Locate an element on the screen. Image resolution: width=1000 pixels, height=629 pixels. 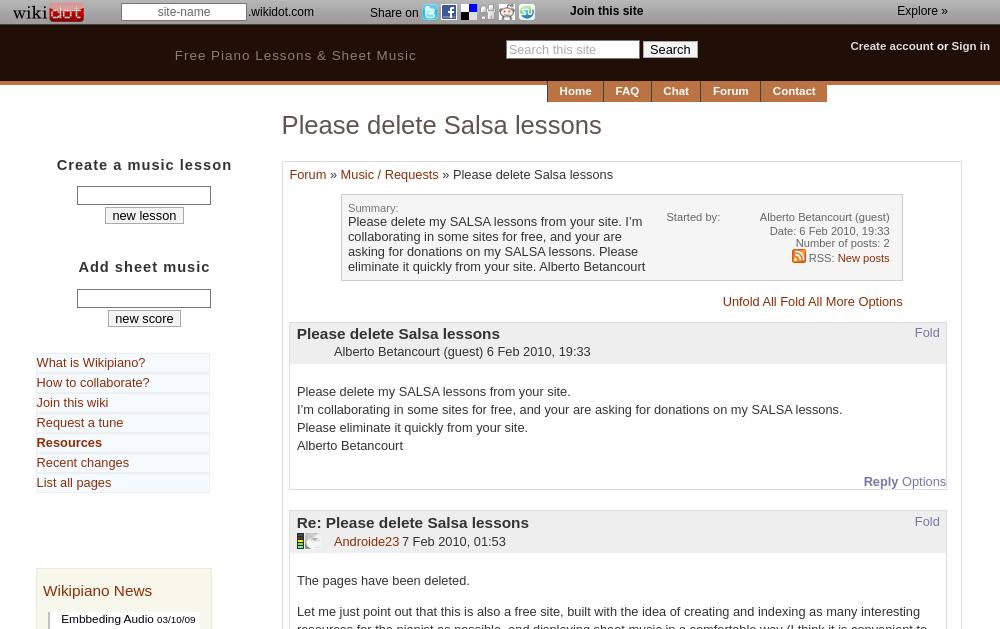
'Please delete my SALSA lessons from your site.' is located at coordinates (296, 389).